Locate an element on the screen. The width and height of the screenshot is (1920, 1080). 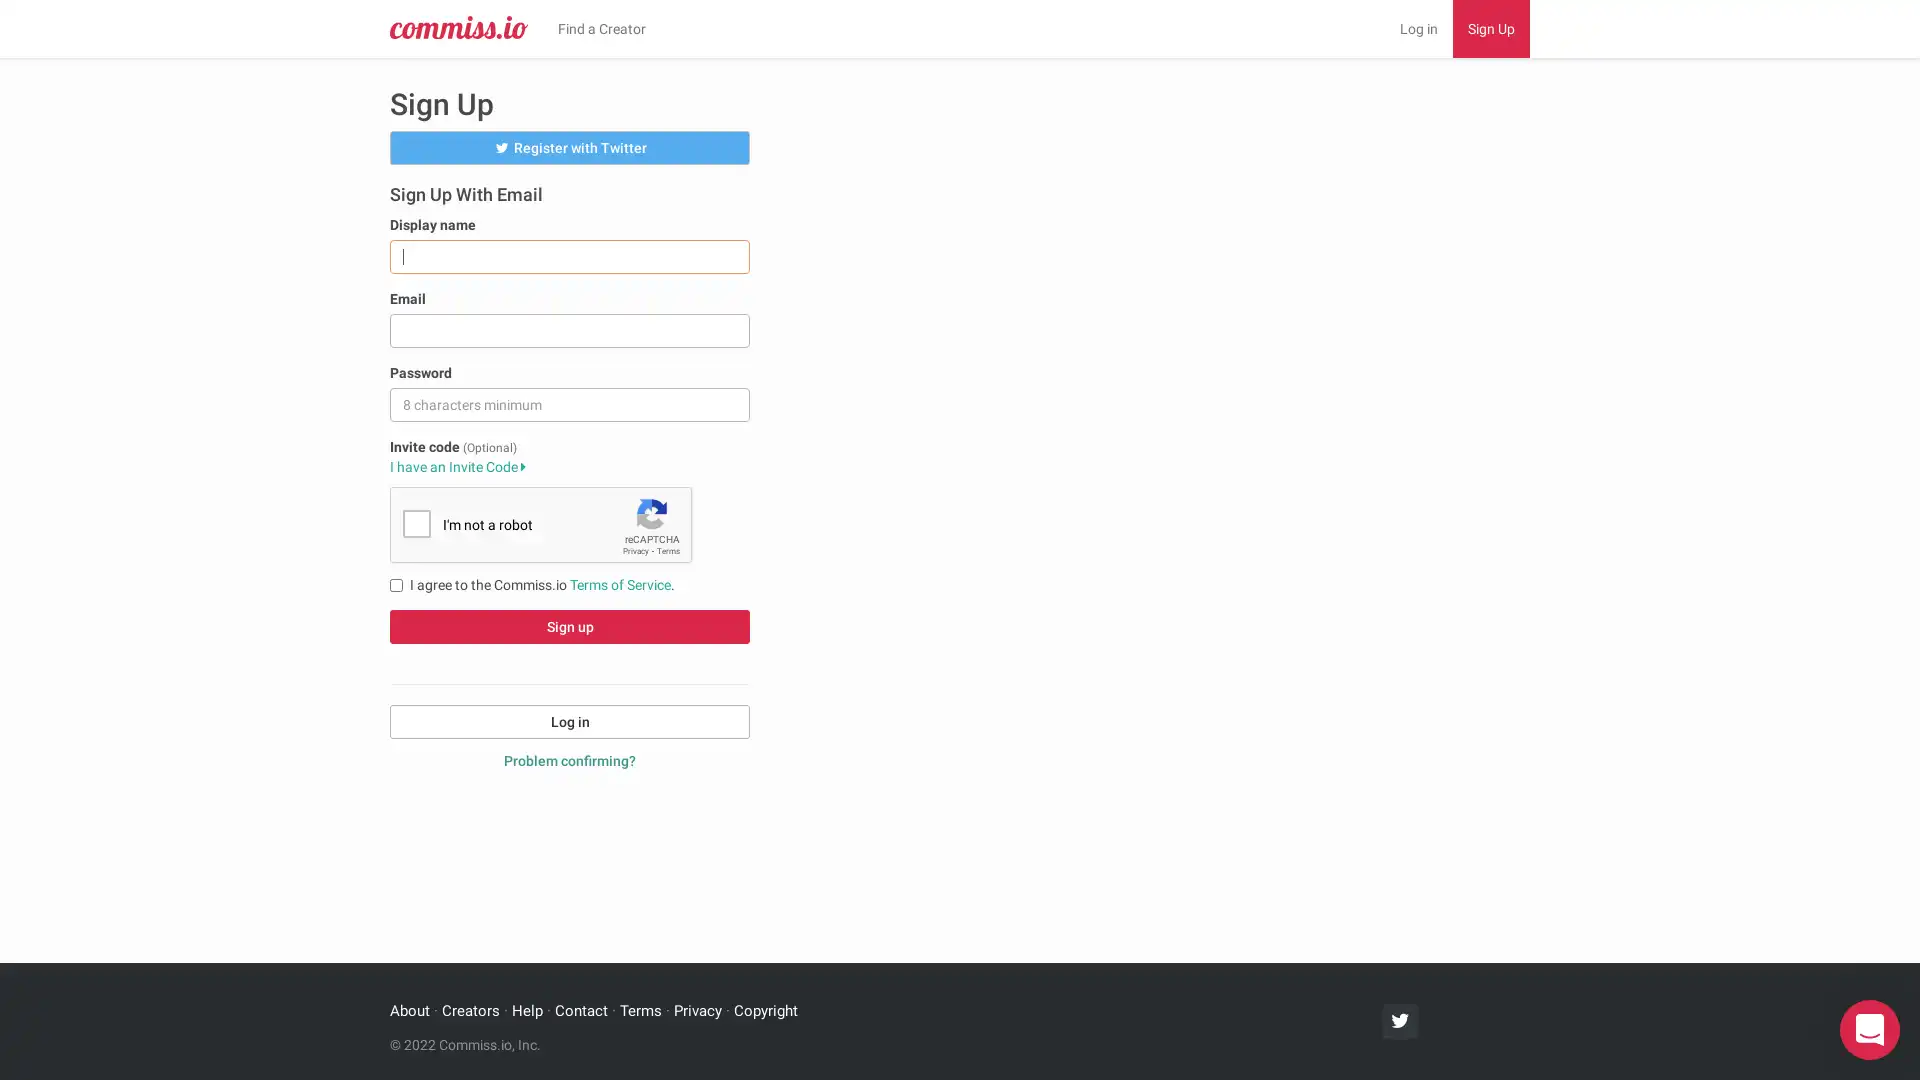
Sign up is located at coordinates (569, 624).